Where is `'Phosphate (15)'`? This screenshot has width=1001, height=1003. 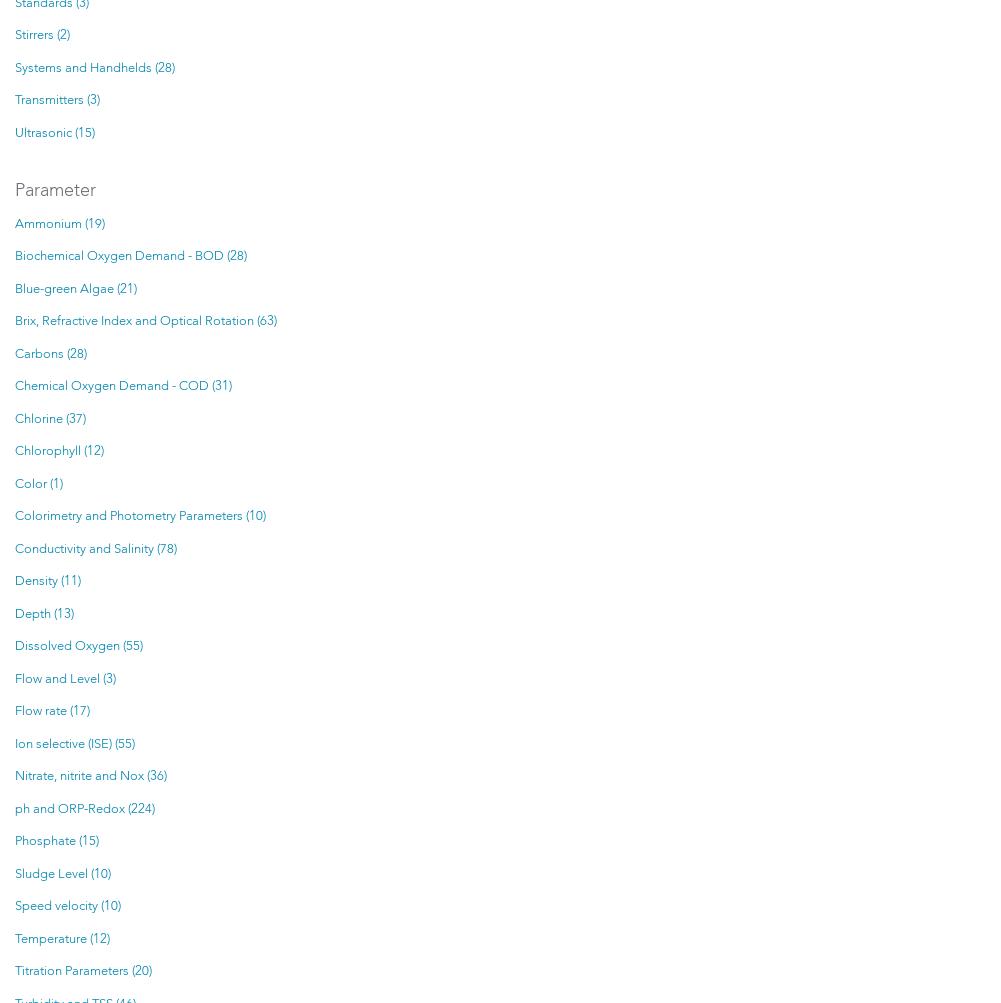
'Phosphate (15)' is located at coordinates (56, 841).